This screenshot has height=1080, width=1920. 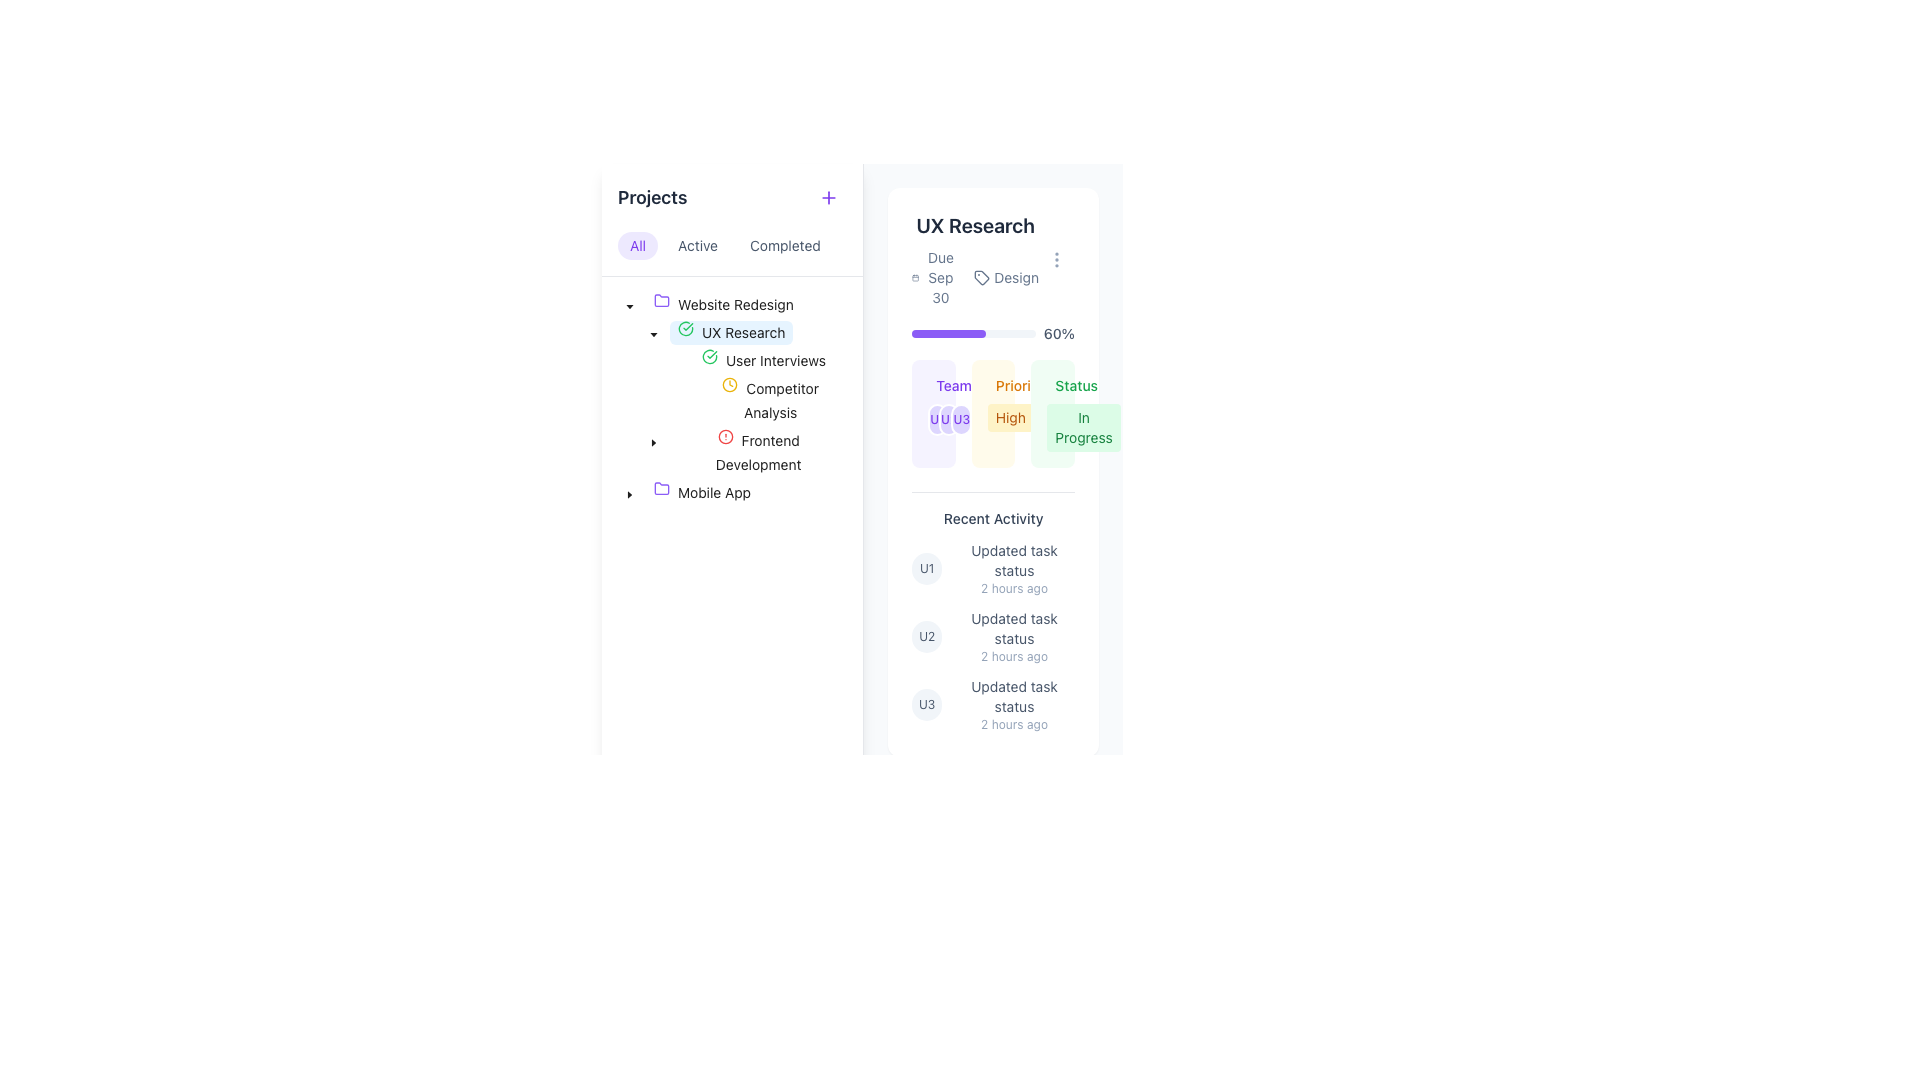 I want to click on the filter button located at the top-left of the interface to observe visual feedback, such as a color change, so click(x=637, y=245).